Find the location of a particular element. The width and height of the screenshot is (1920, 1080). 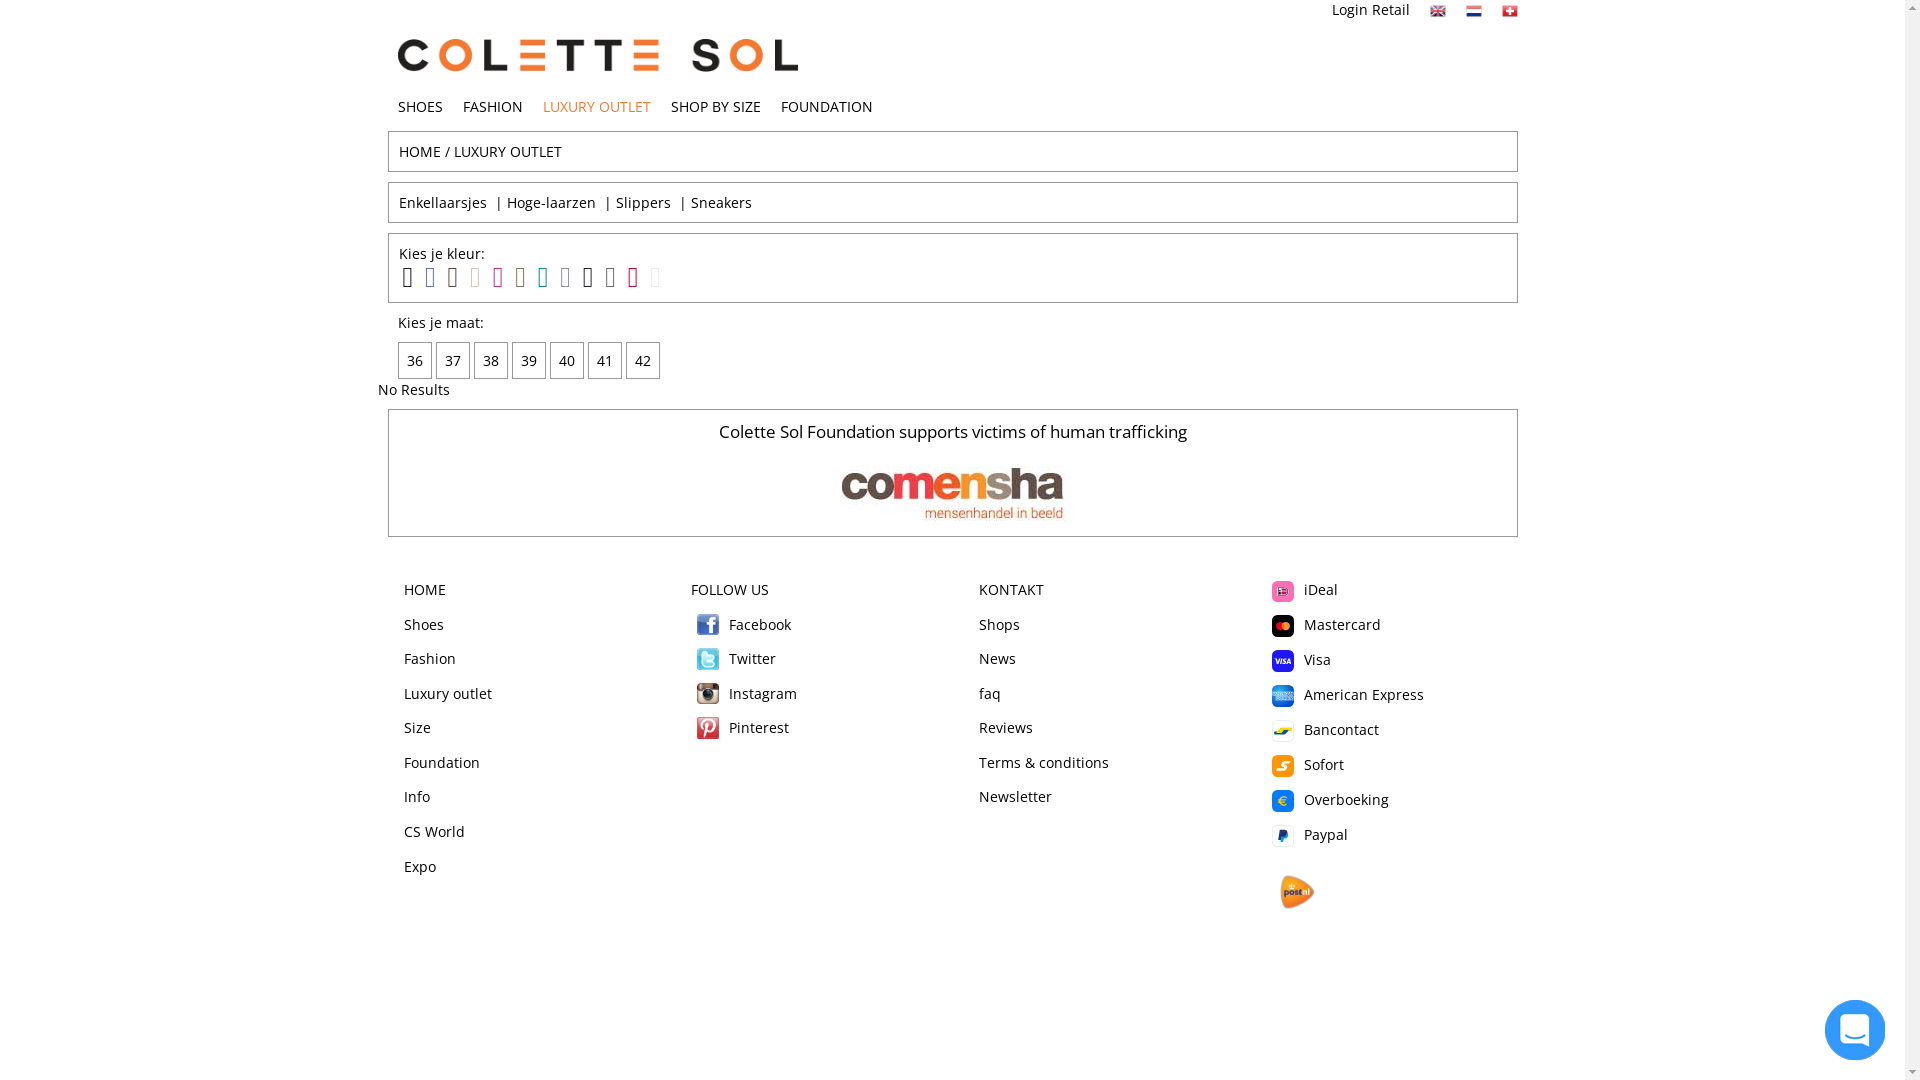

'FASHION' is located at coordinates (460, 106).